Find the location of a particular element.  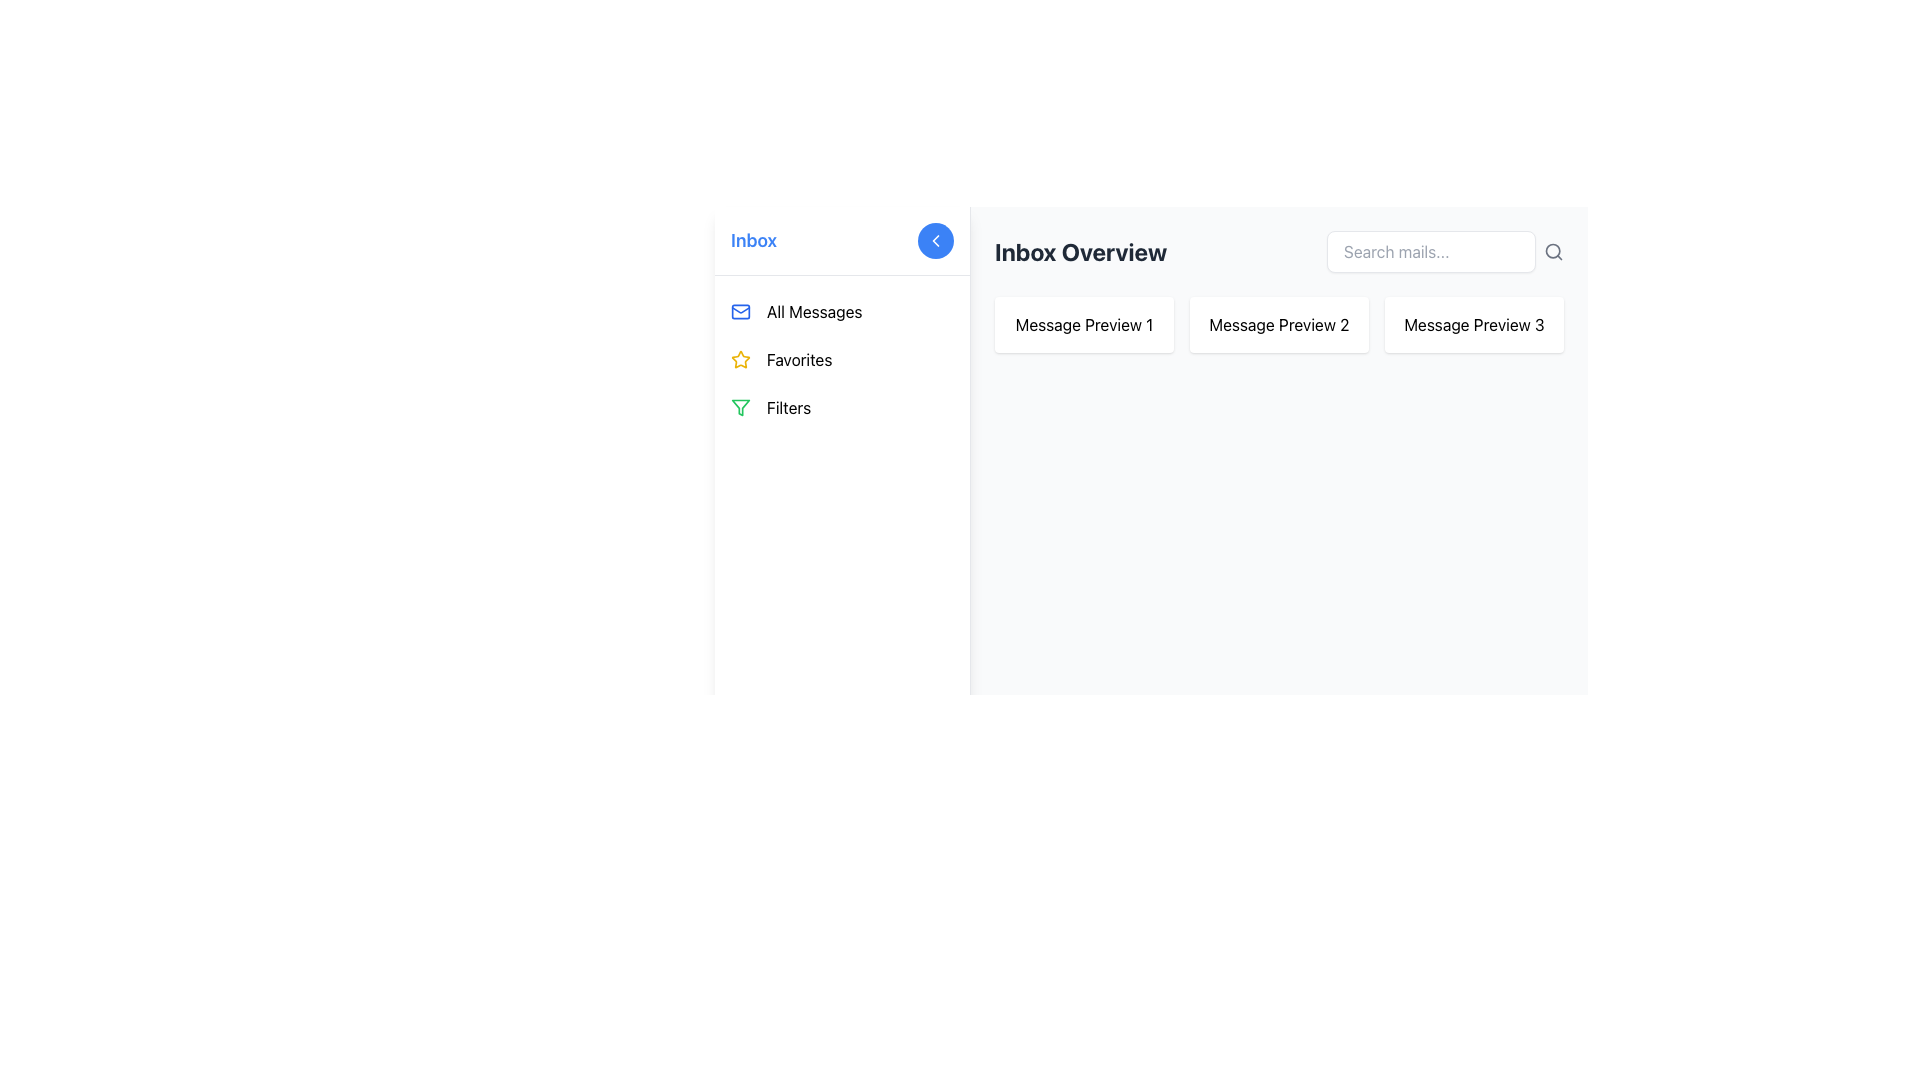

the 'Inbox' text label displayed in bold, blue font at the top of the section is located at coordinates (752, 239).